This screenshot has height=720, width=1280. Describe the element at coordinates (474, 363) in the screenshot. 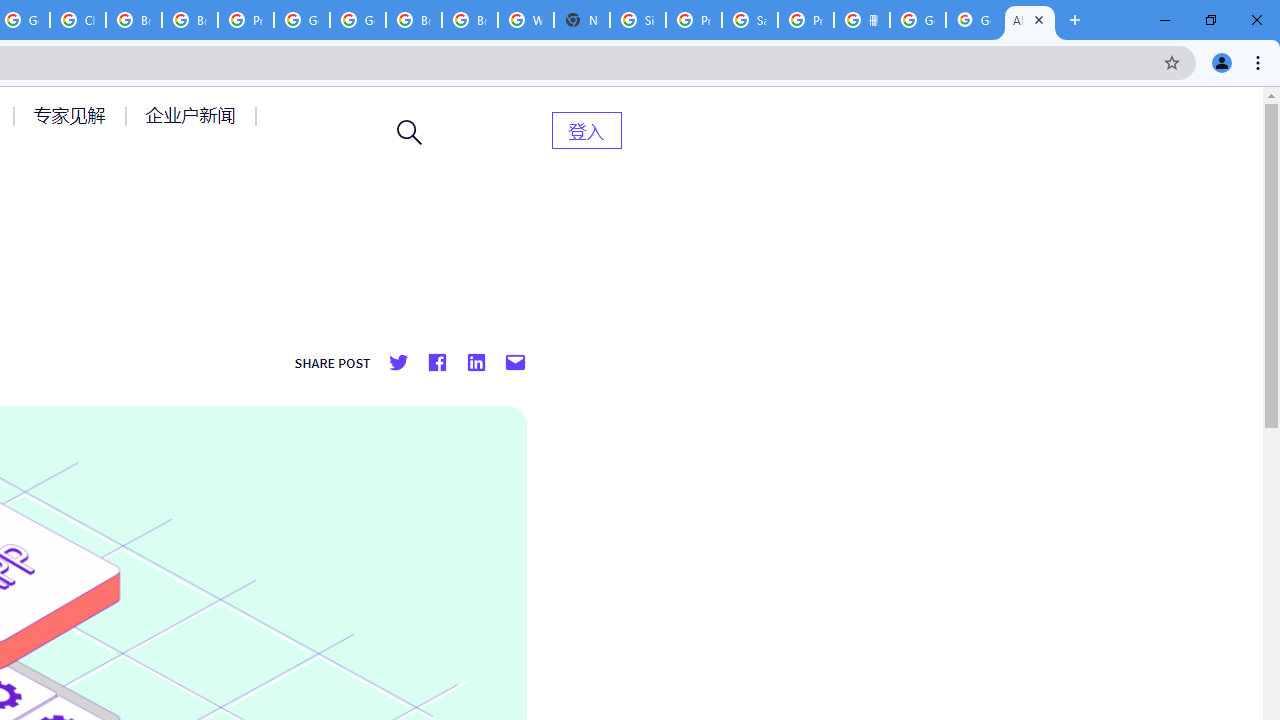

I see `'Share on Linkedin'` at that location.